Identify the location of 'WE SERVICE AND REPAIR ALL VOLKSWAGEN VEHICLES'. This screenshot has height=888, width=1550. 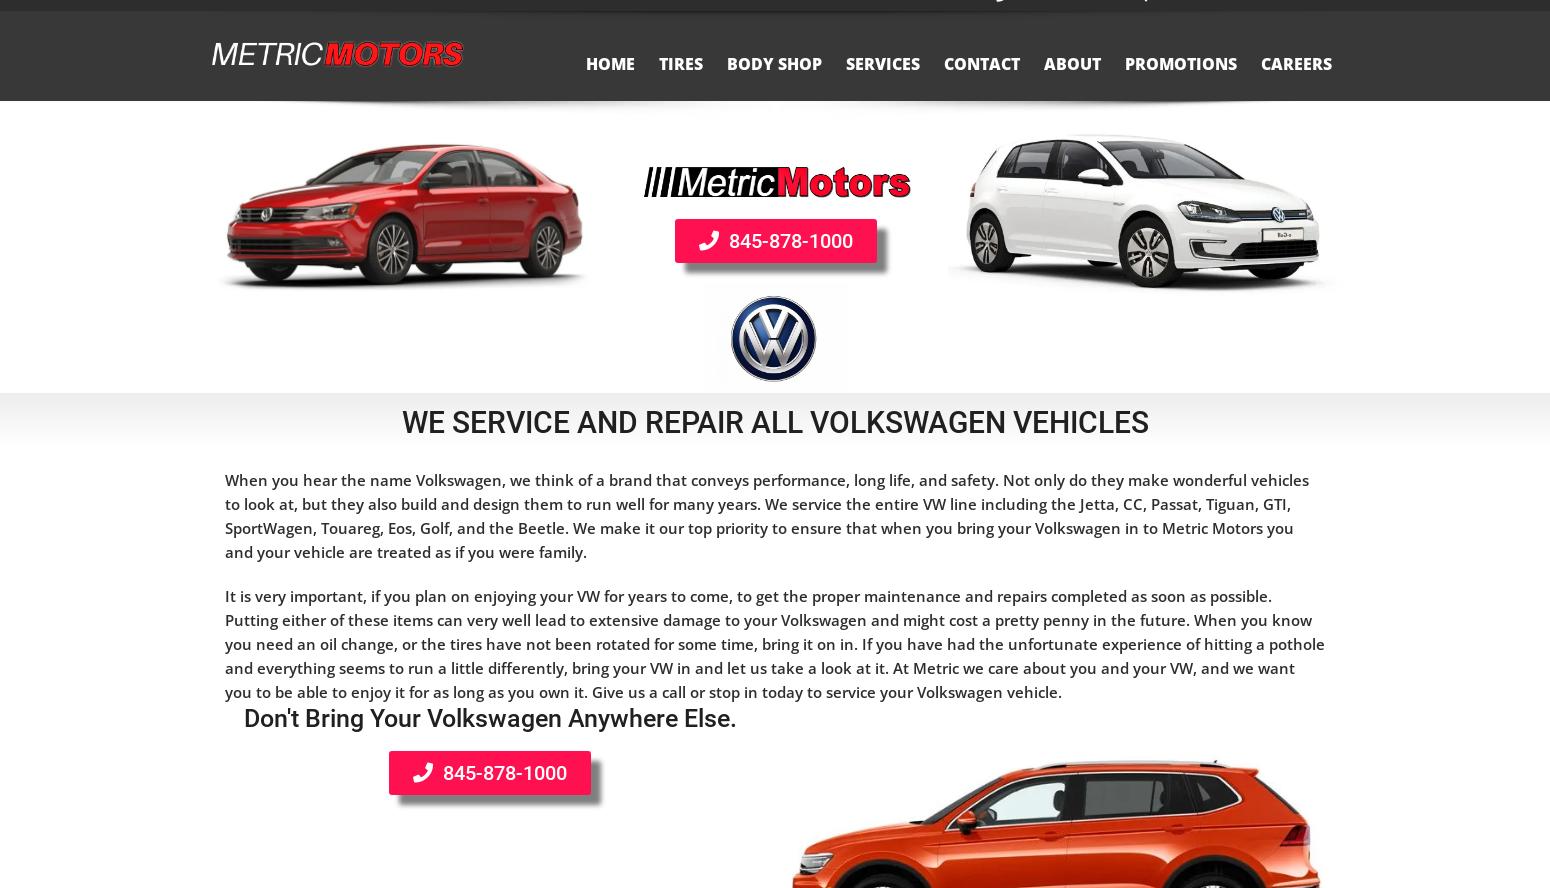
(774, 420).